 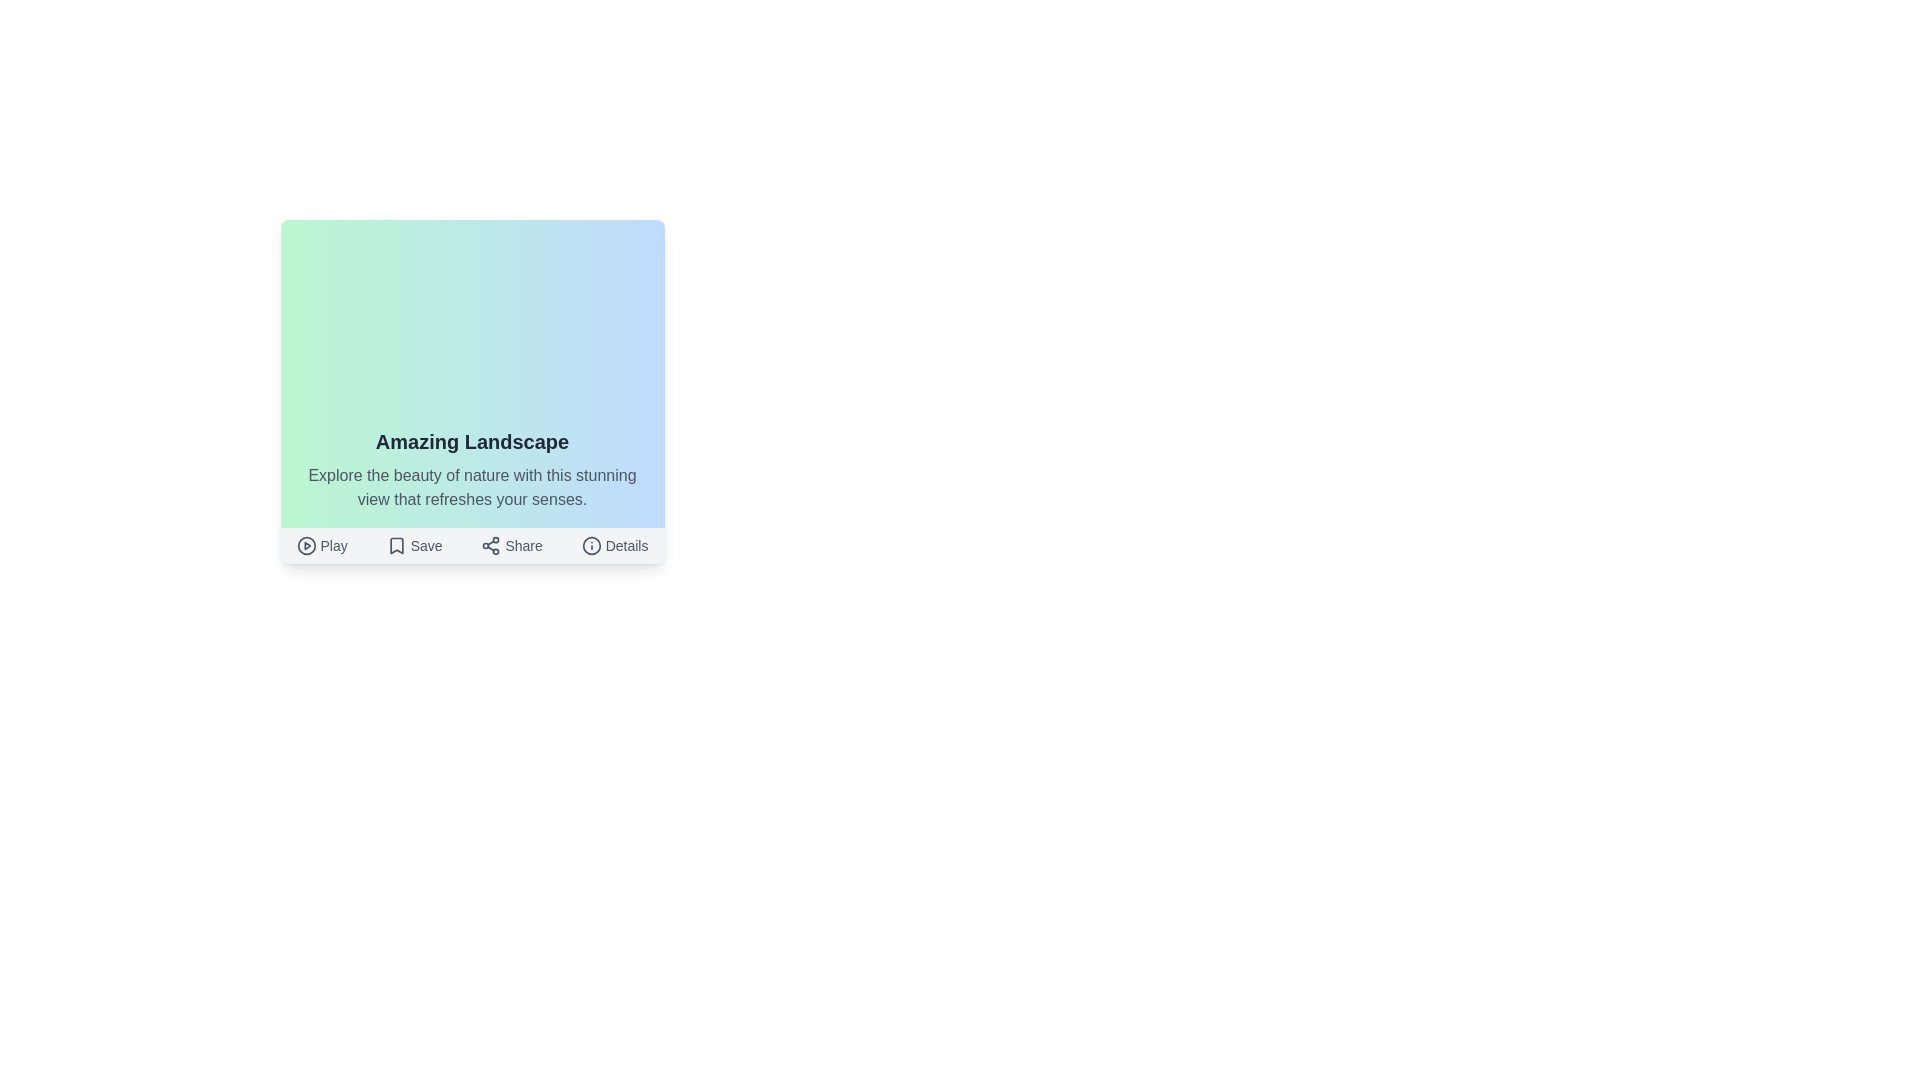 I want to click on the 'Save' button, which features a bookmark icon and gray text, to trigger the styling change to blue, so click(x=413, y=546).